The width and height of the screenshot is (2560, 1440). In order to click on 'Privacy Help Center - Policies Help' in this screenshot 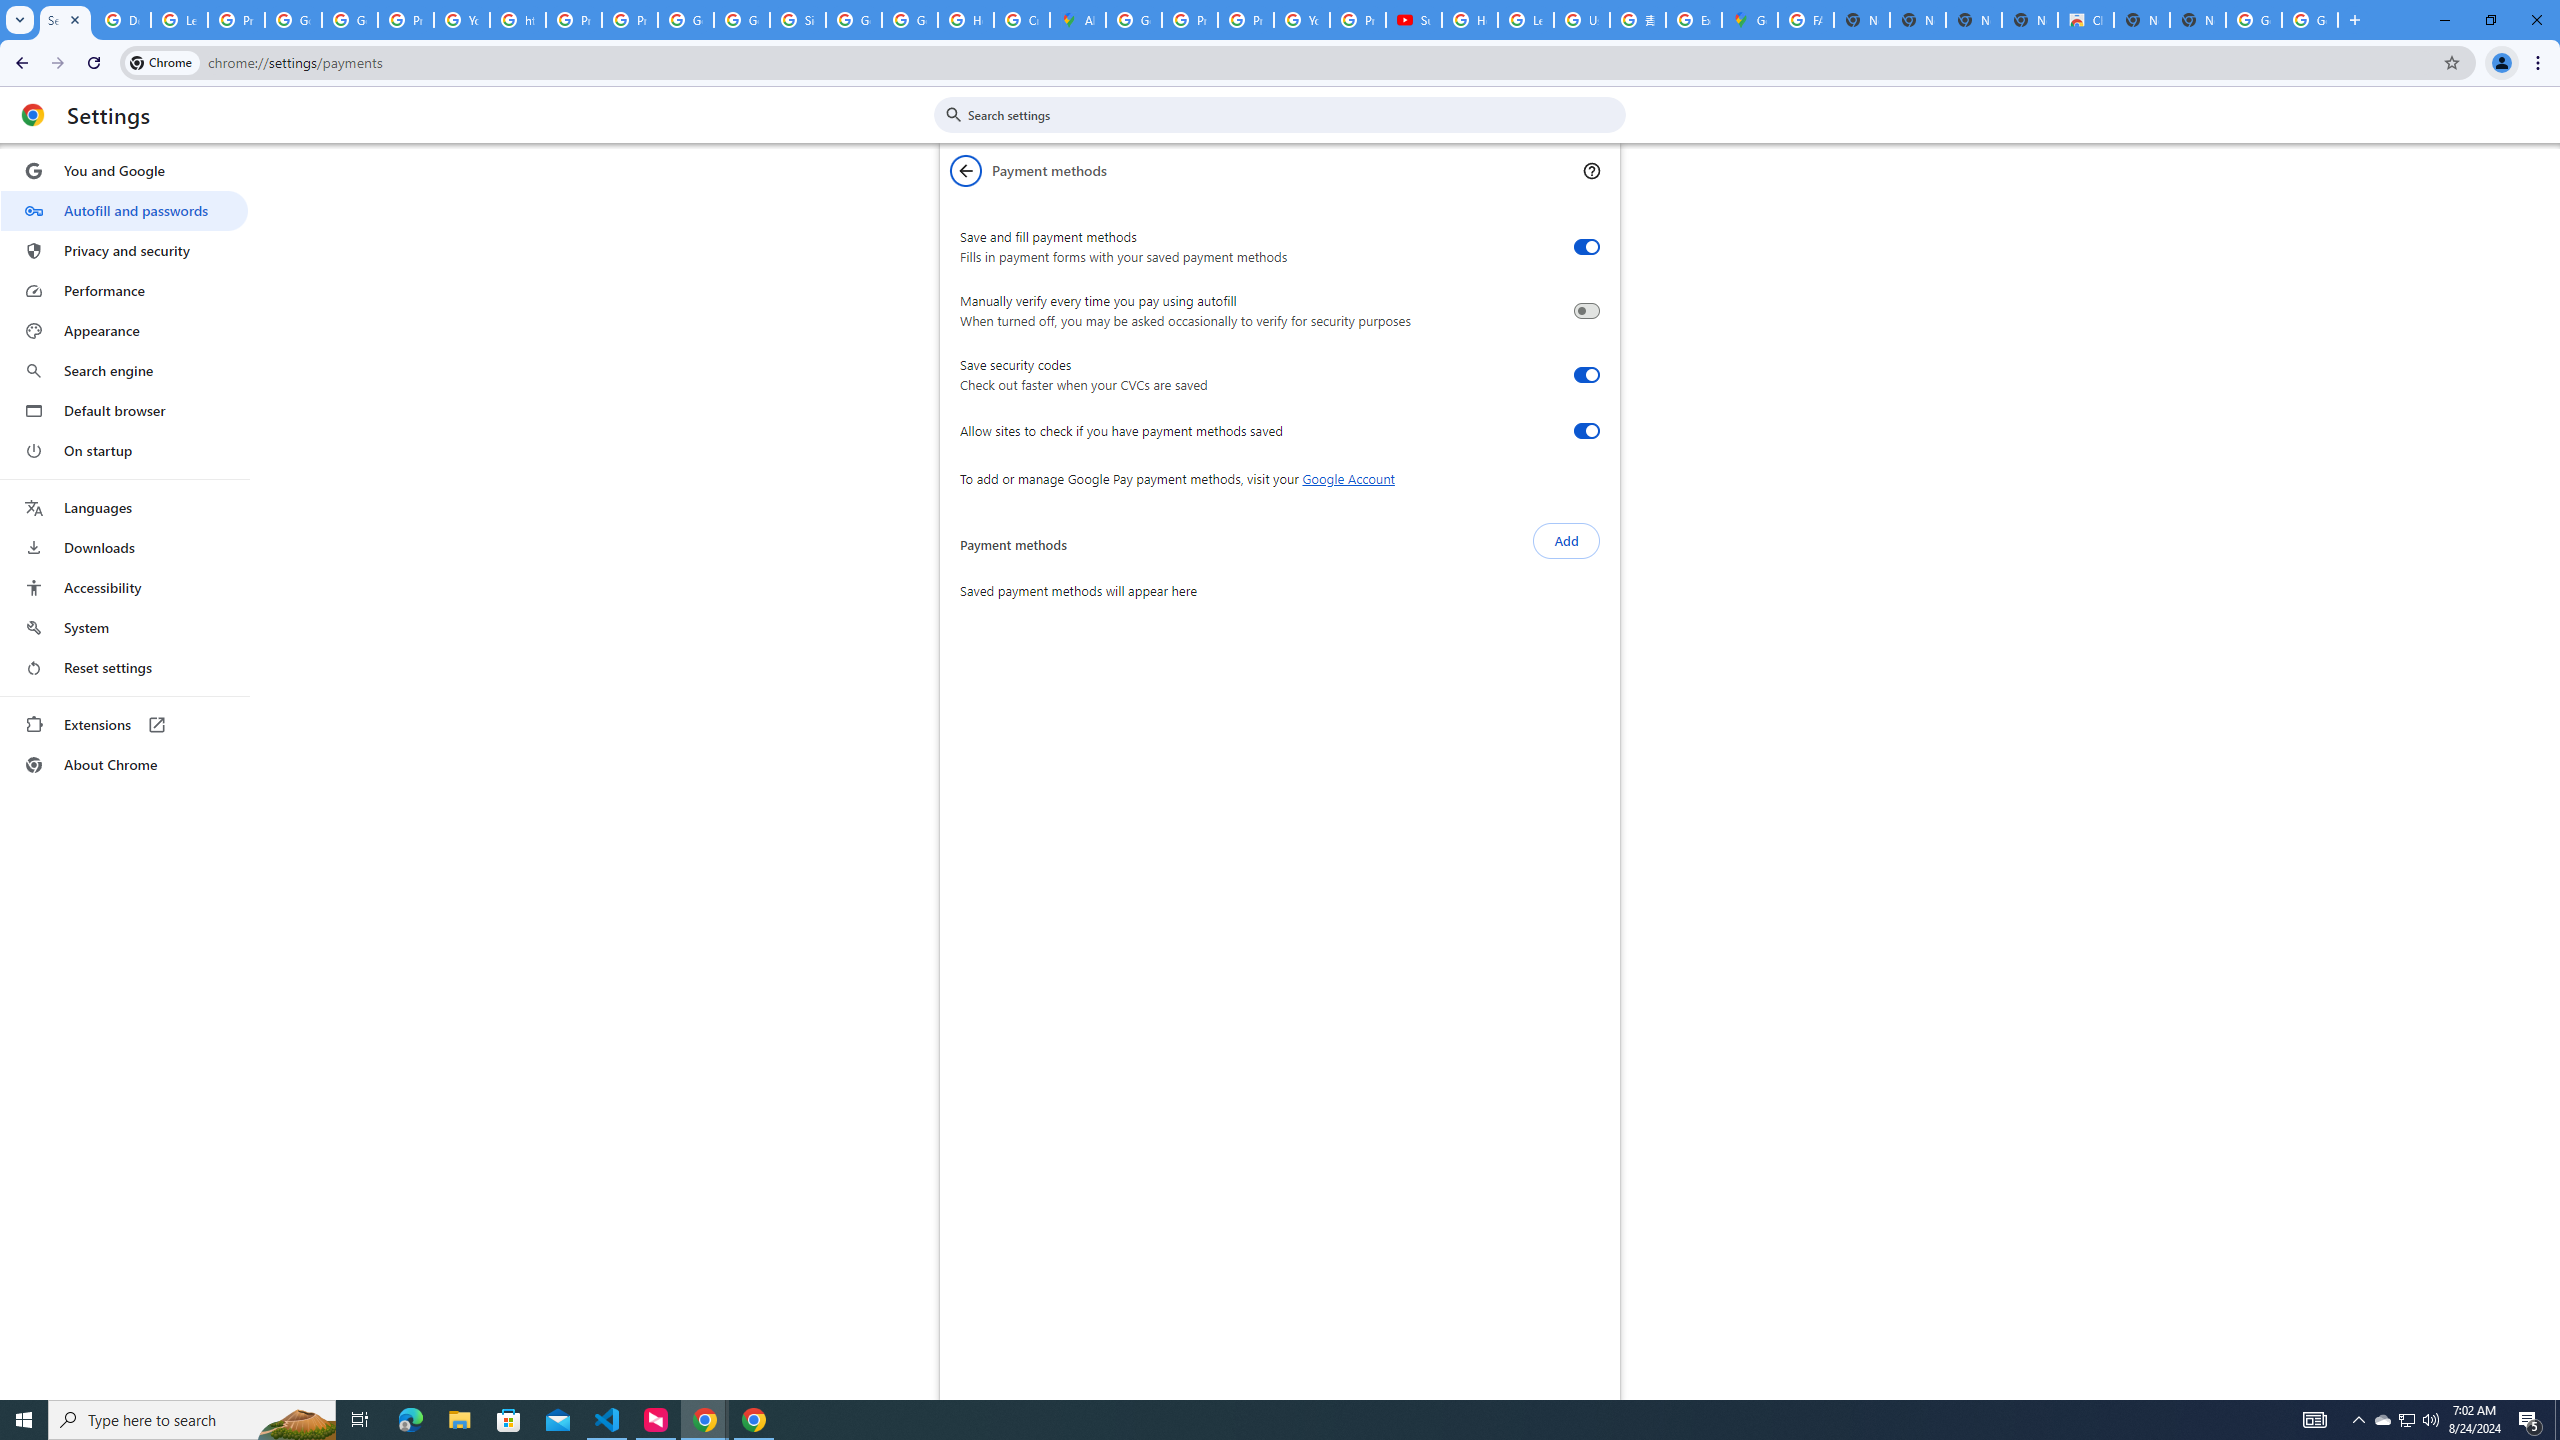, I will do `click(1189, 19)`.